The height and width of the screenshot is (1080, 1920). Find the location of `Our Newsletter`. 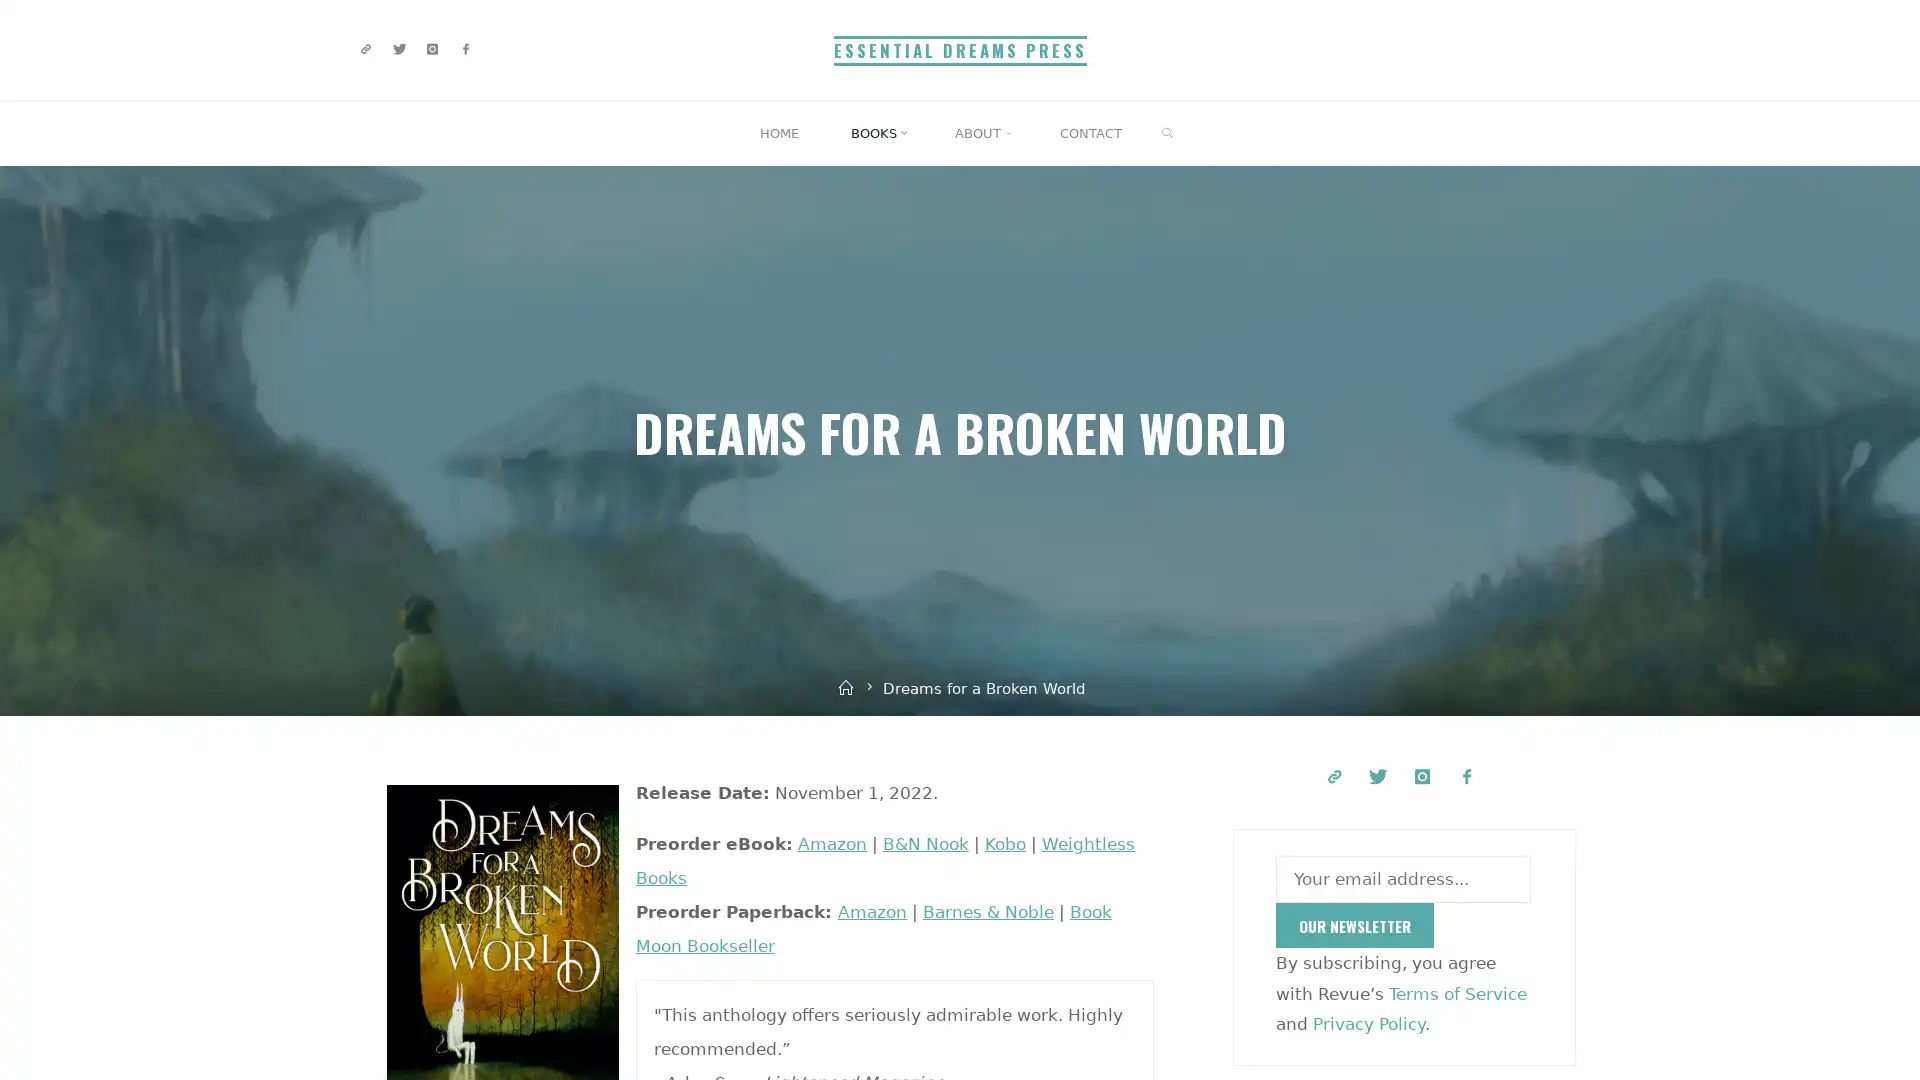

Our Newsletter is located at coordinates (1354, 925).